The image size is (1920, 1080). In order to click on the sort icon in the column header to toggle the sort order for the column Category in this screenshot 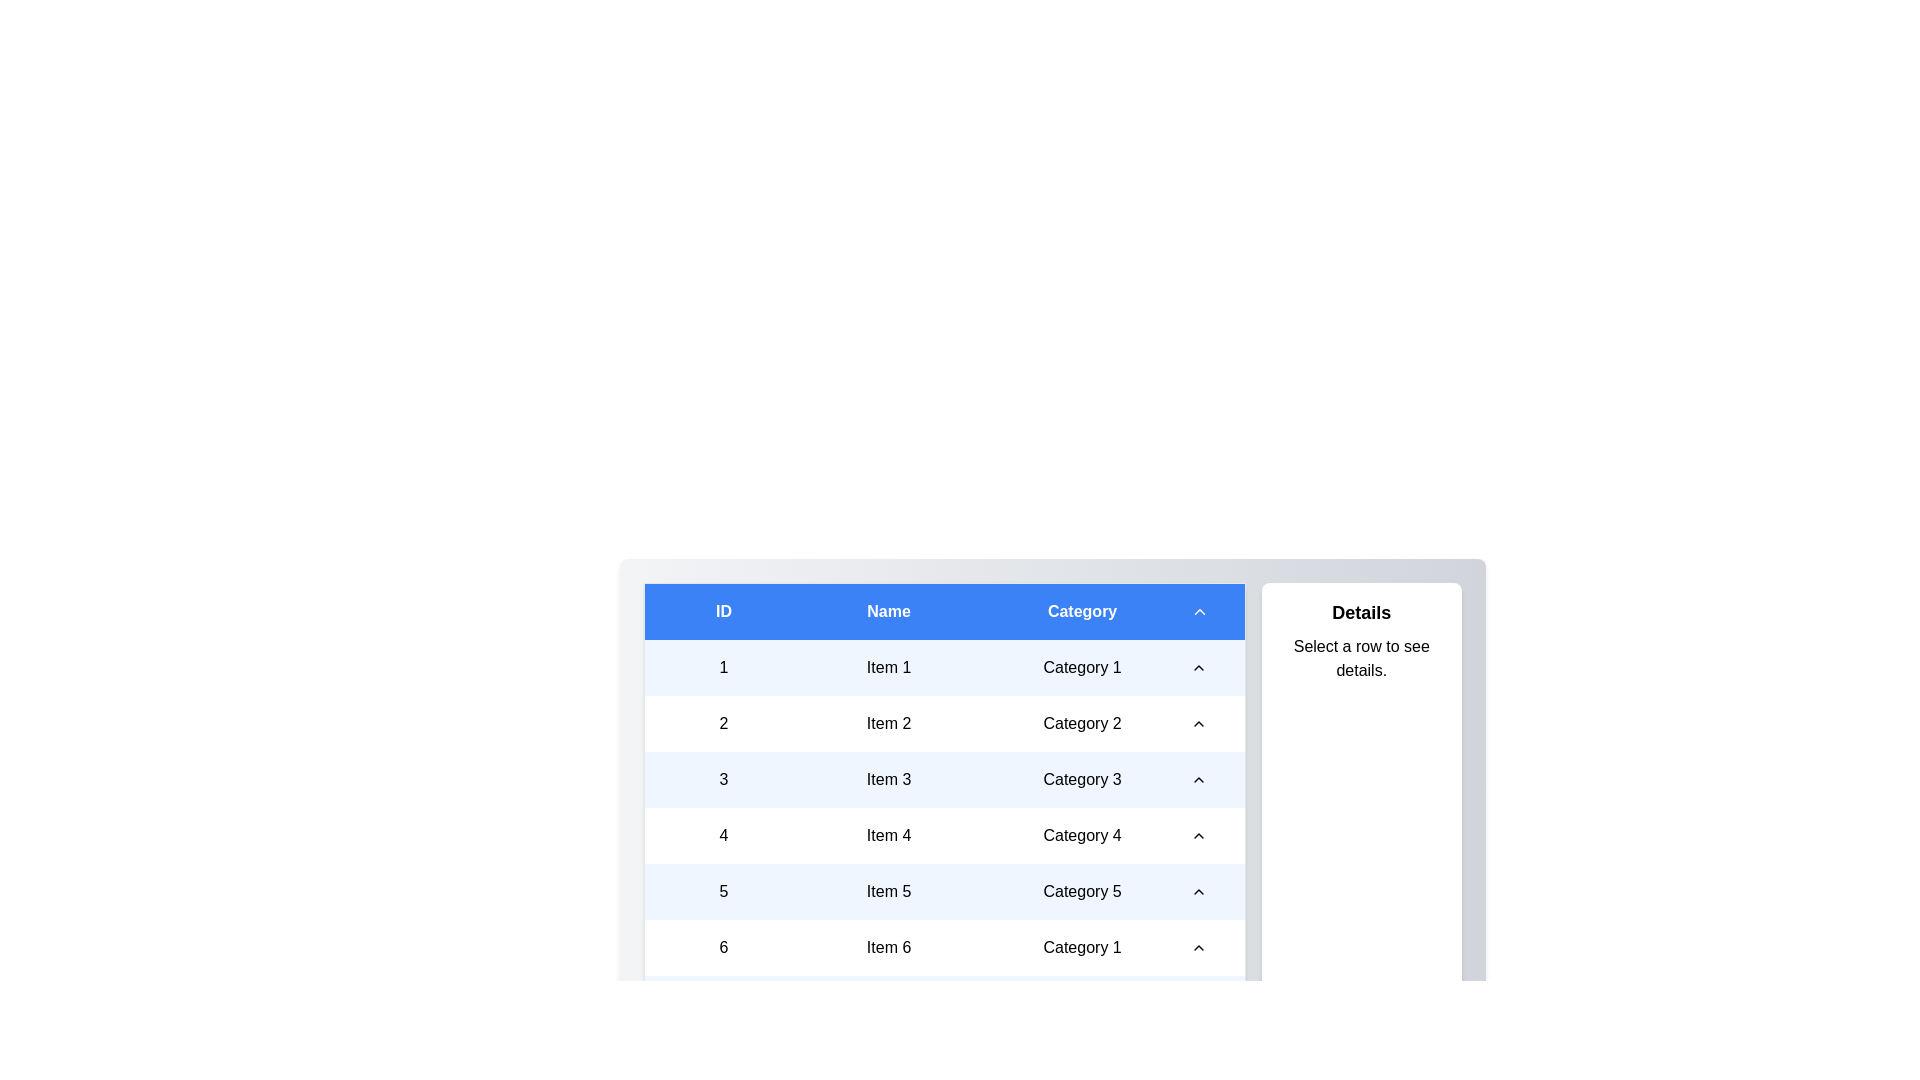, I will do `click(1081, 610)`.